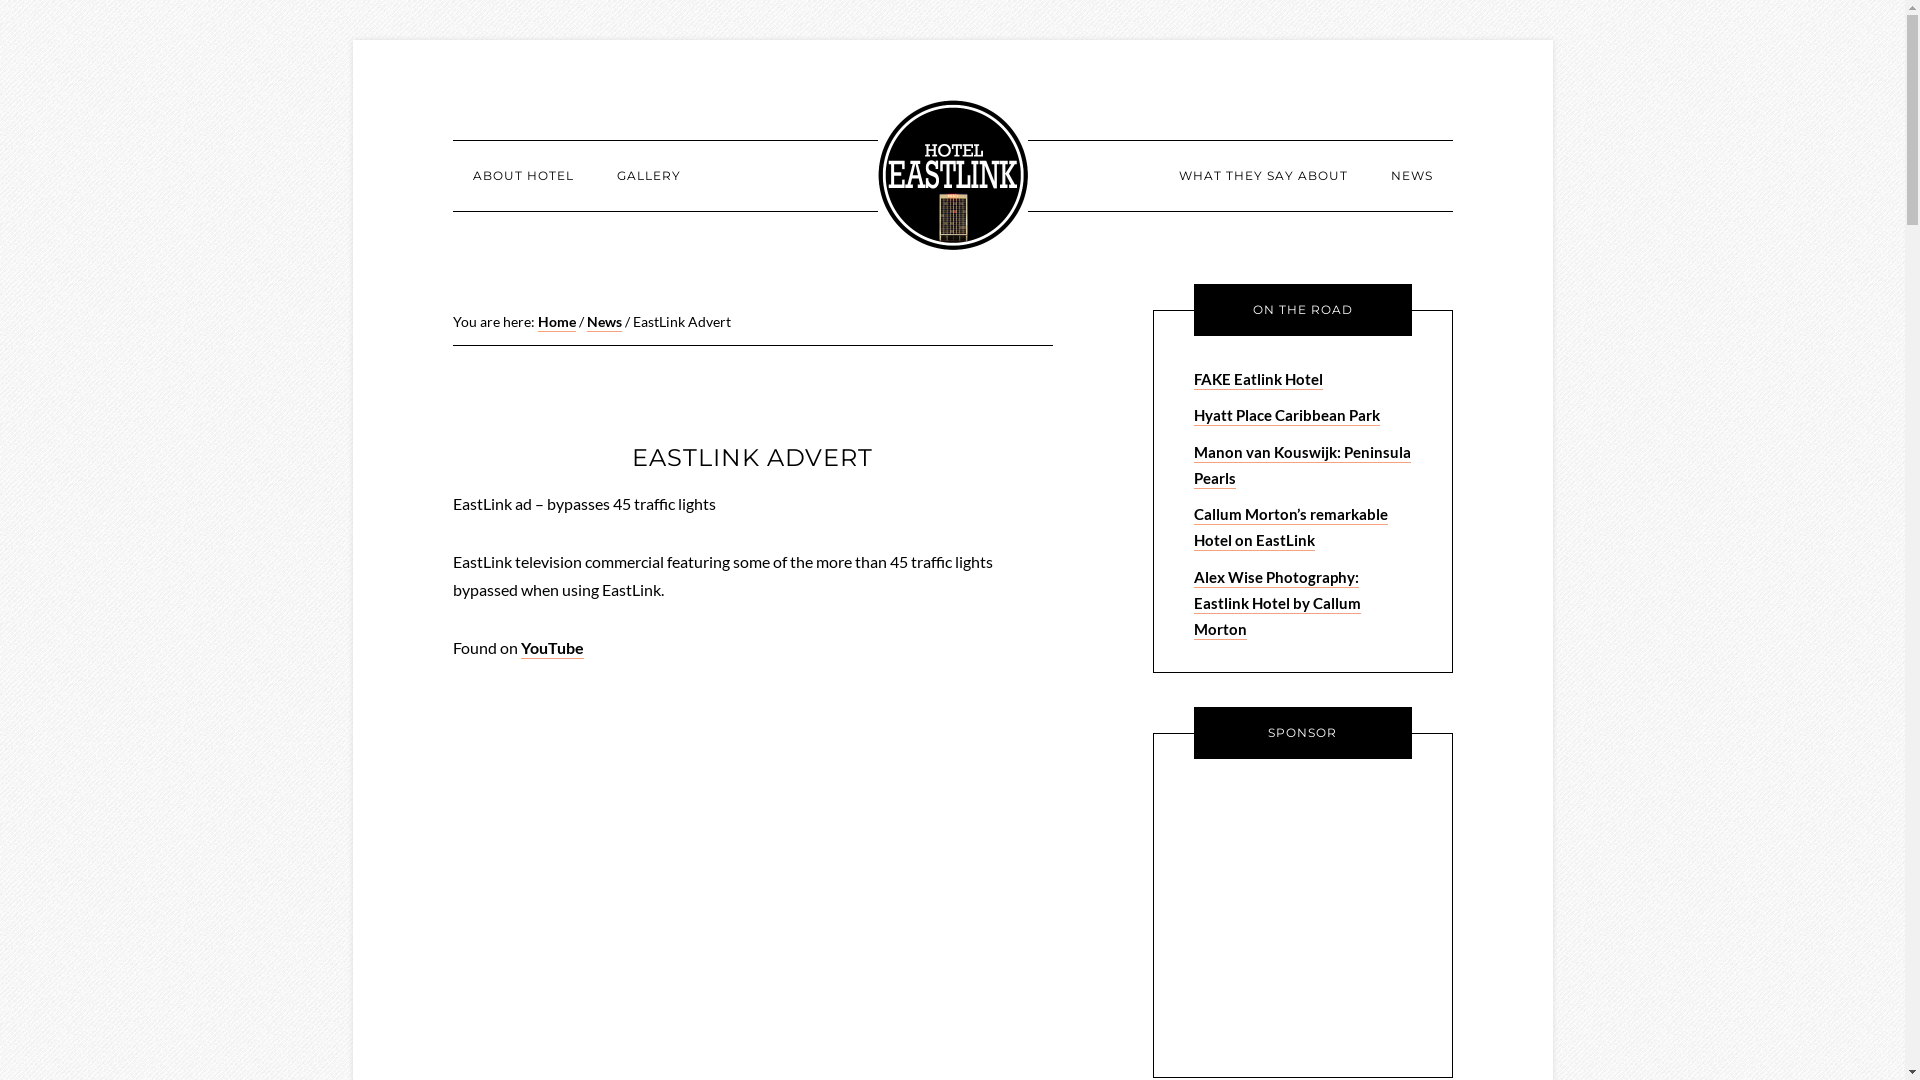 The image size is (1920, 1080). What do you see at coordinates (602, 321) in the screenshot?
I see `'News'` at bounding box center [602, 321].